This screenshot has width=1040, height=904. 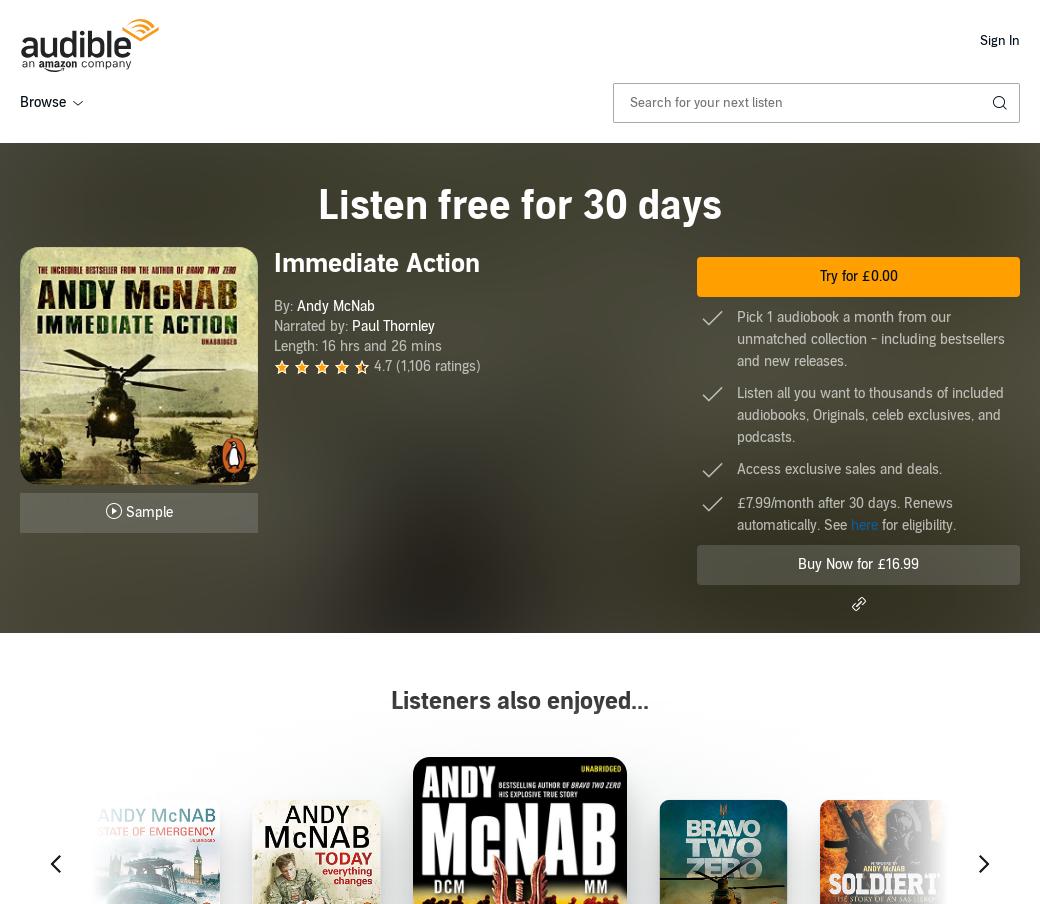 What do you see at coordinates (148, 512) in the screenshot?
I see `'Sample'` at bounding box center [148, 512].